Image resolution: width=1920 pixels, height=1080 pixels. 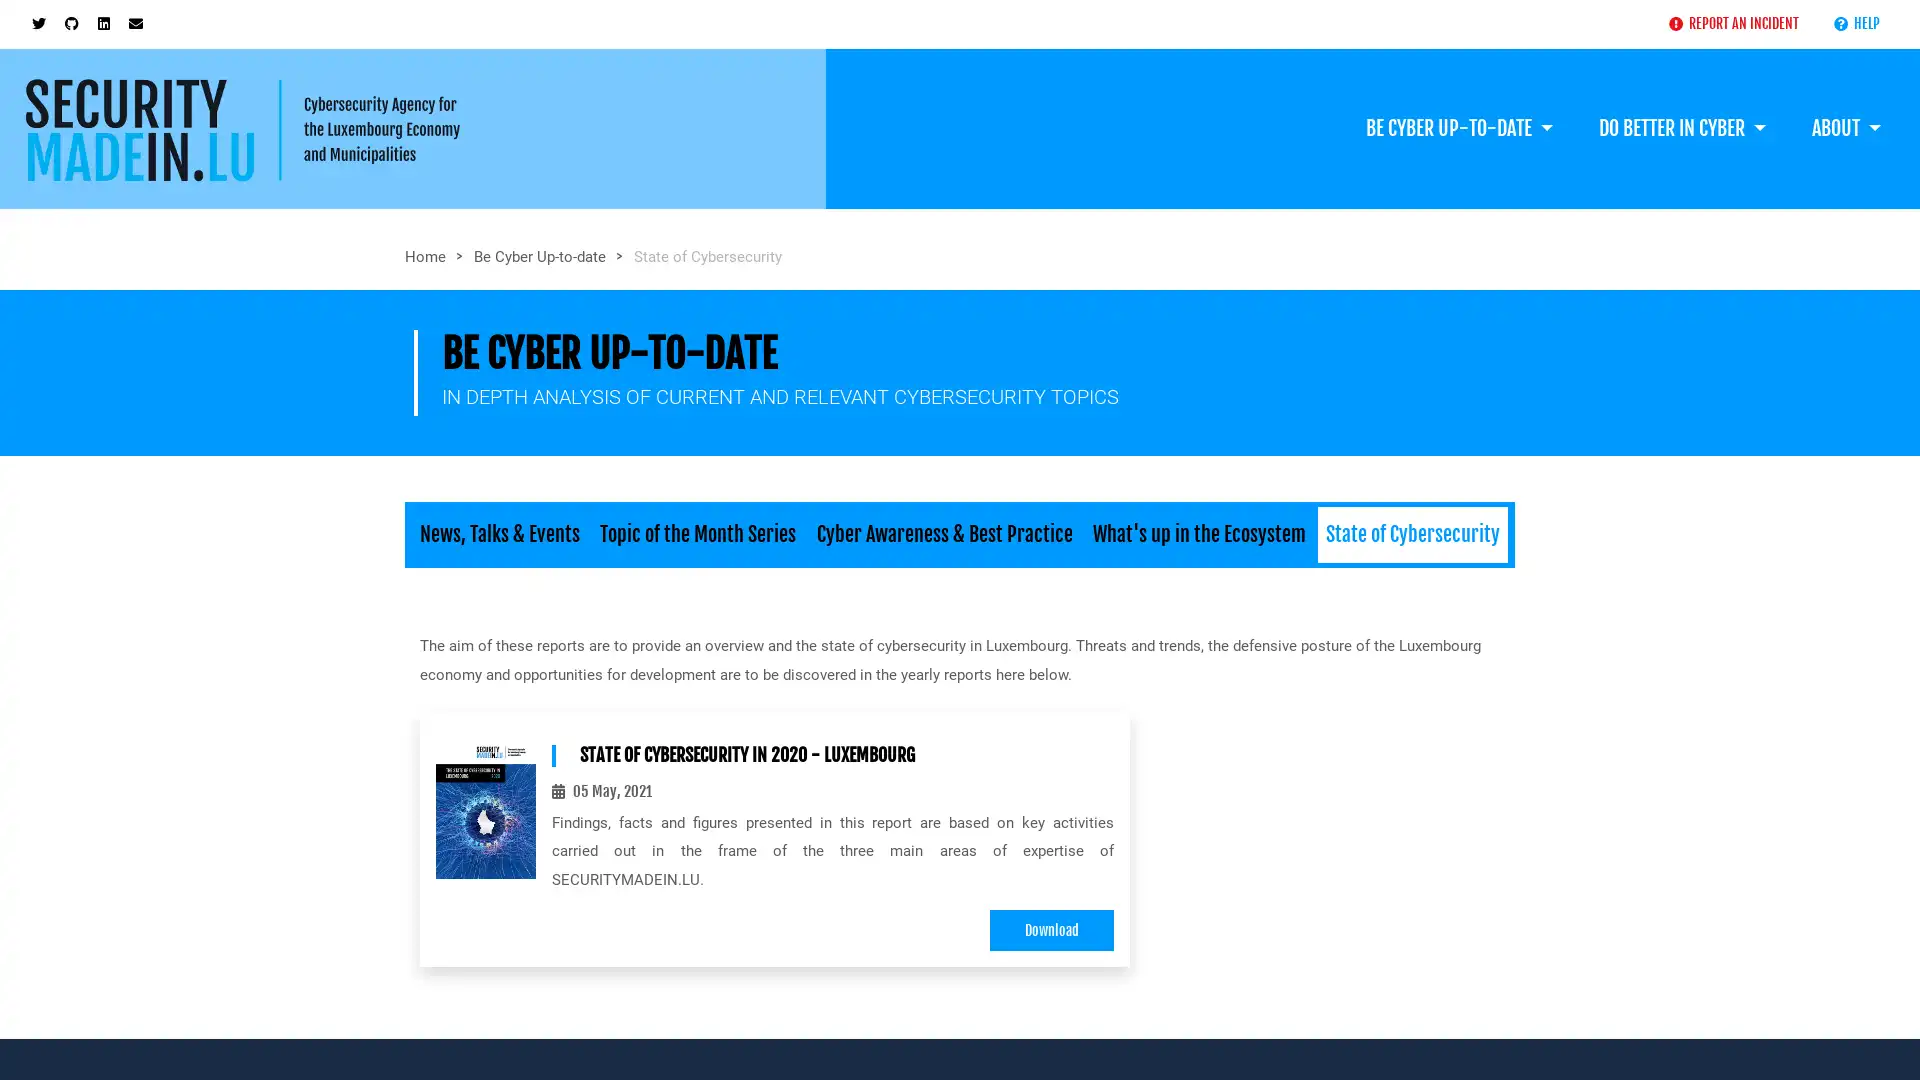 What do you see at coordinates (1458, 108) in the screenshot?
I see `BE CYBER UP-TO-DATE` at bounding box center [1458, 108].